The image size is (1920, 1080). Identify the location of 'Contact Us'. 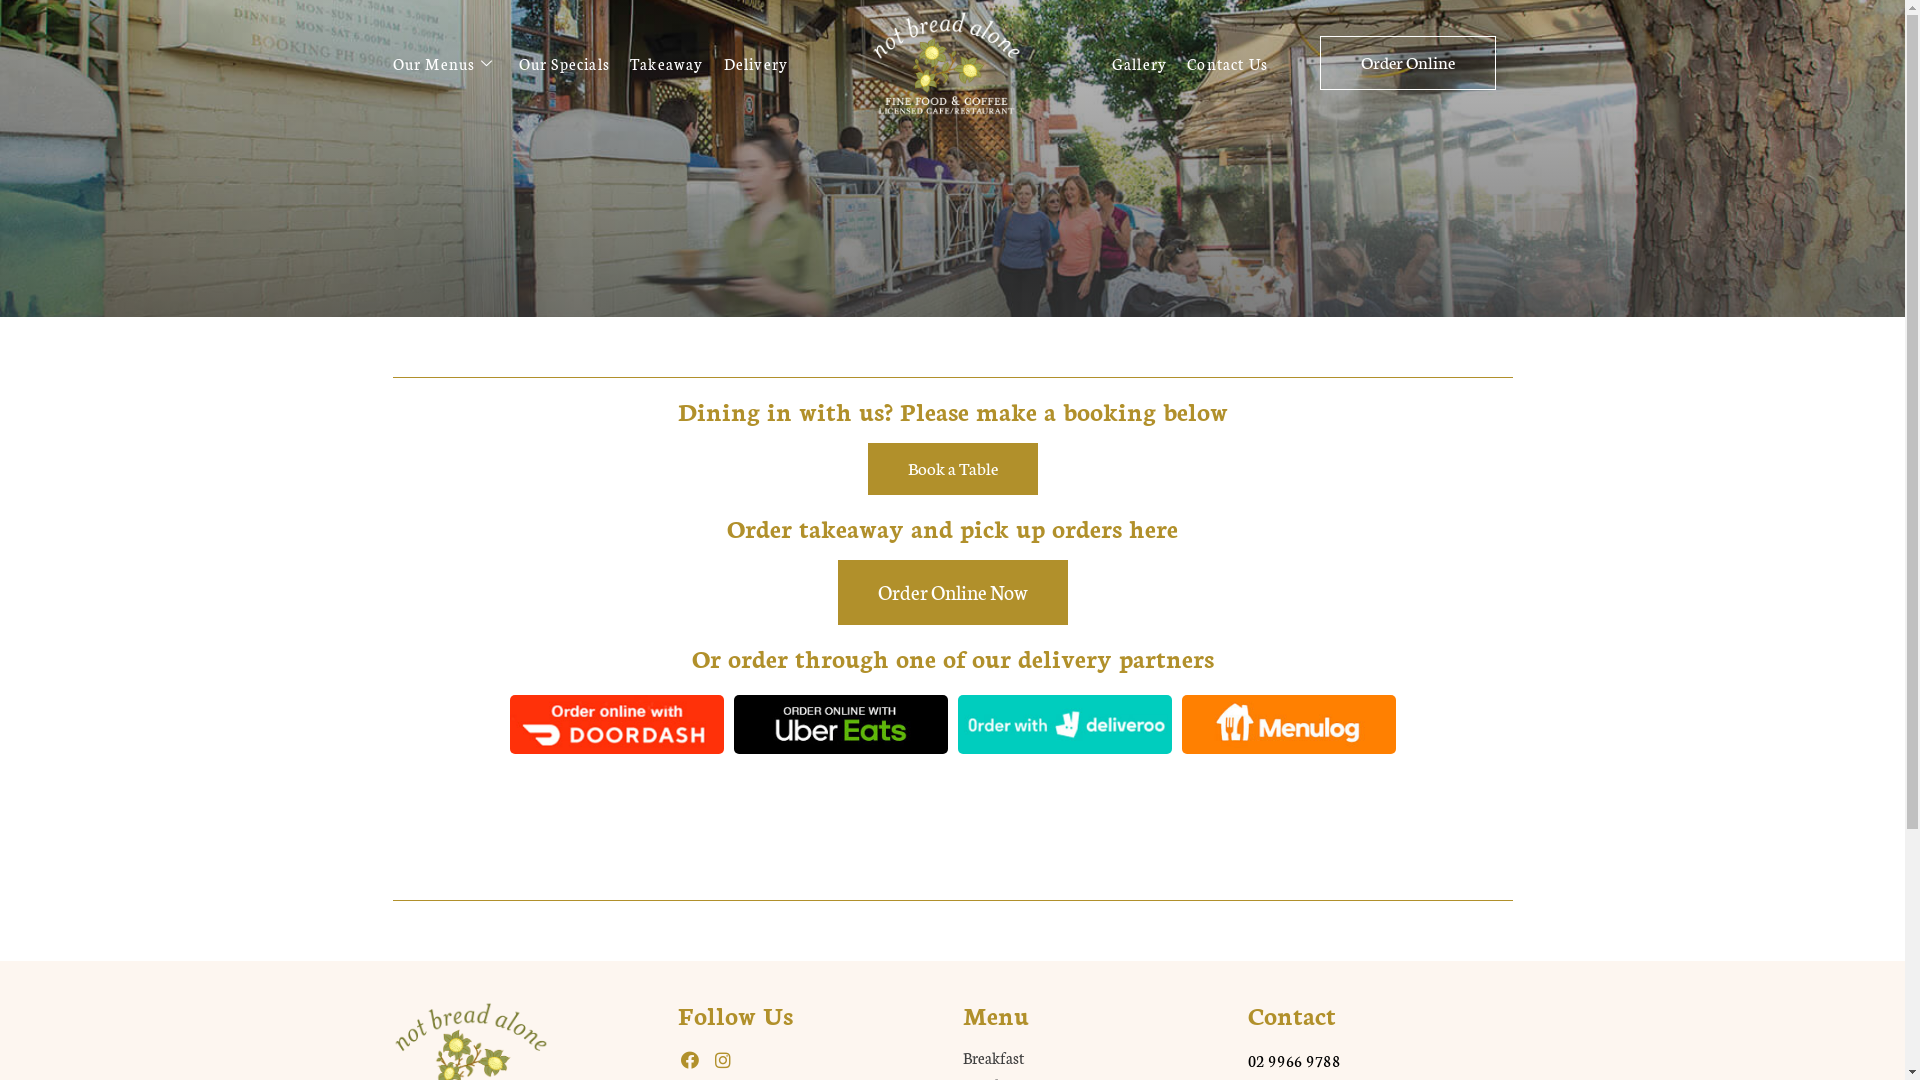
(1236, 61).